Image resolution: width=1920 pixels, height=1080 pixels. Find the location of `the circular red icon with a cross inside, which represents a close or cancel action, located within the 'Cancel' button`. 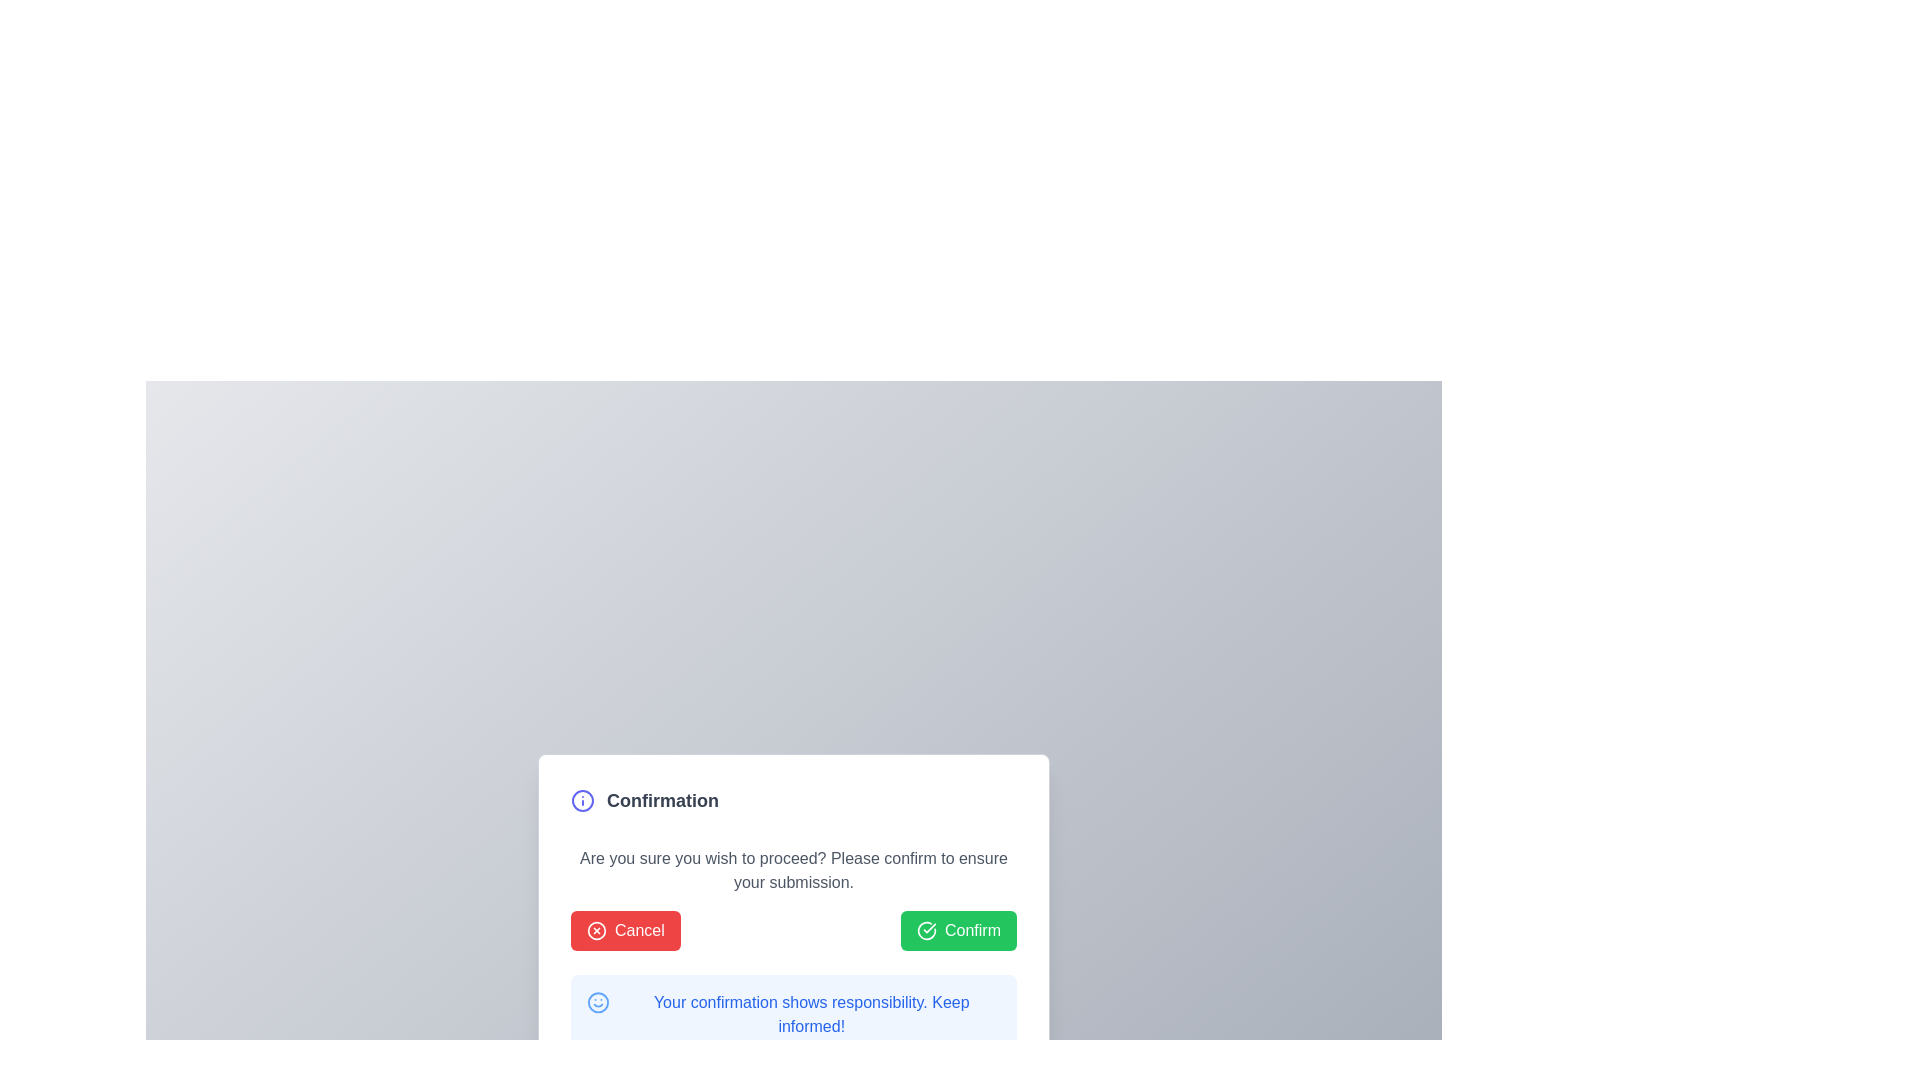

the circular red icon with a cross inside, which represents a close or cancel action, located within the 'Cancel' button is located at coordinates (595, 930).